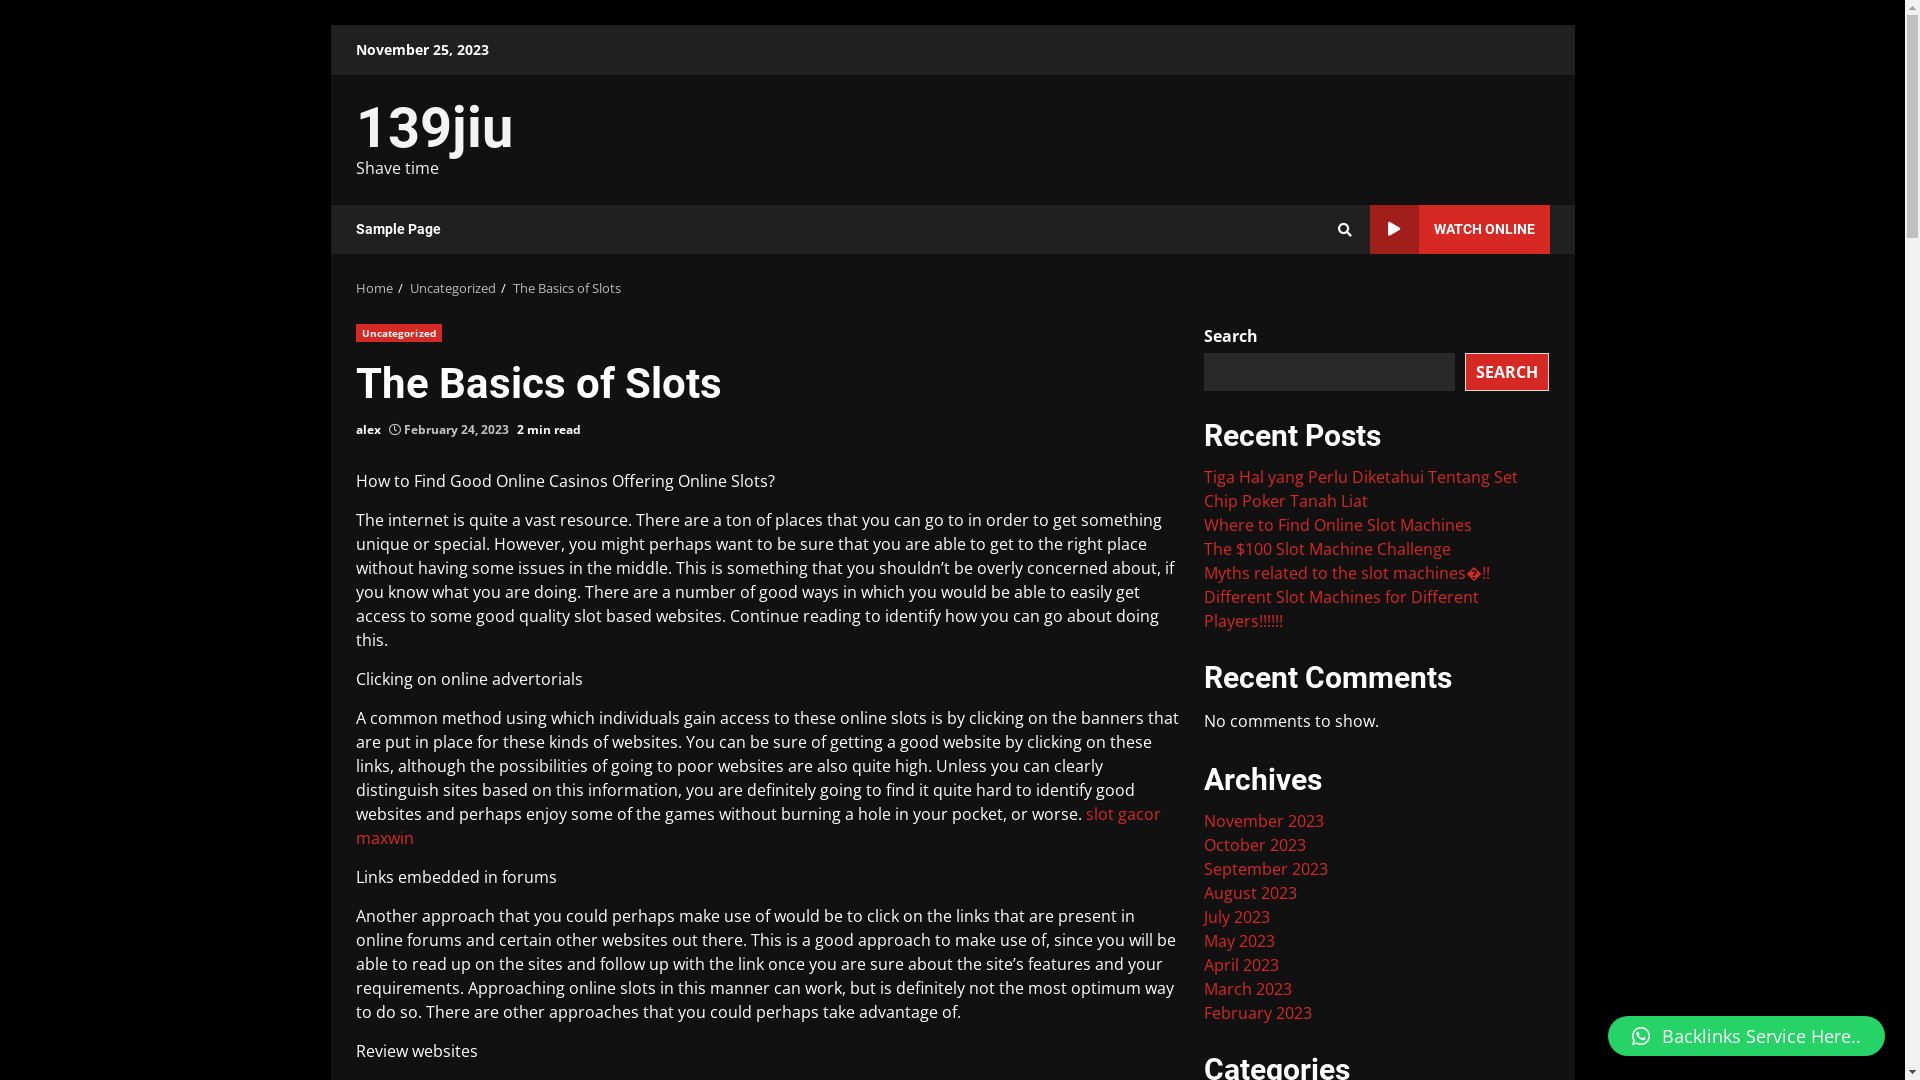  I want to click on 'May 2023', so click(1238, 941).